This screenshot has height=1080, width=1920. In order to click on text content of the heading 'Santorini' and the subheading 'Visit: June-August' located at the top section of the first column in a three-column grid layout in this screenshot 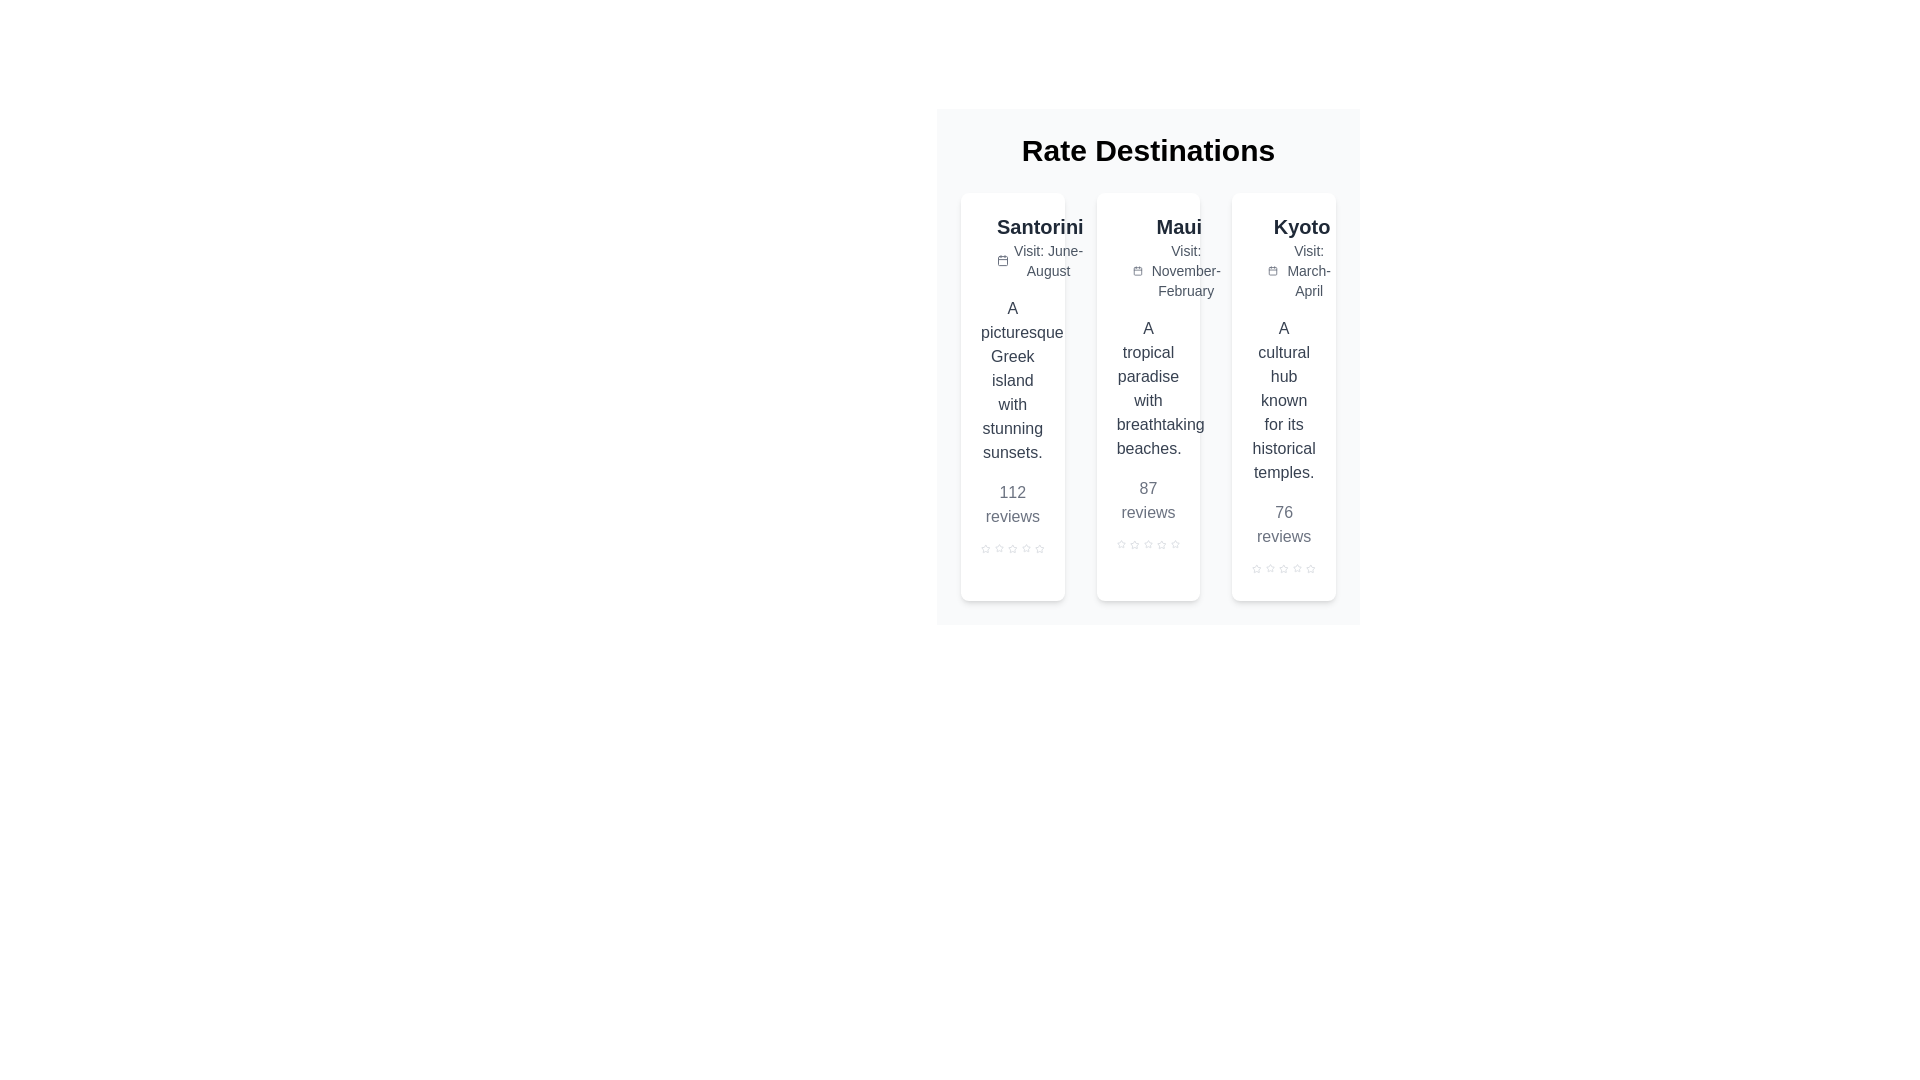, I will do `click(1012, 245)`.